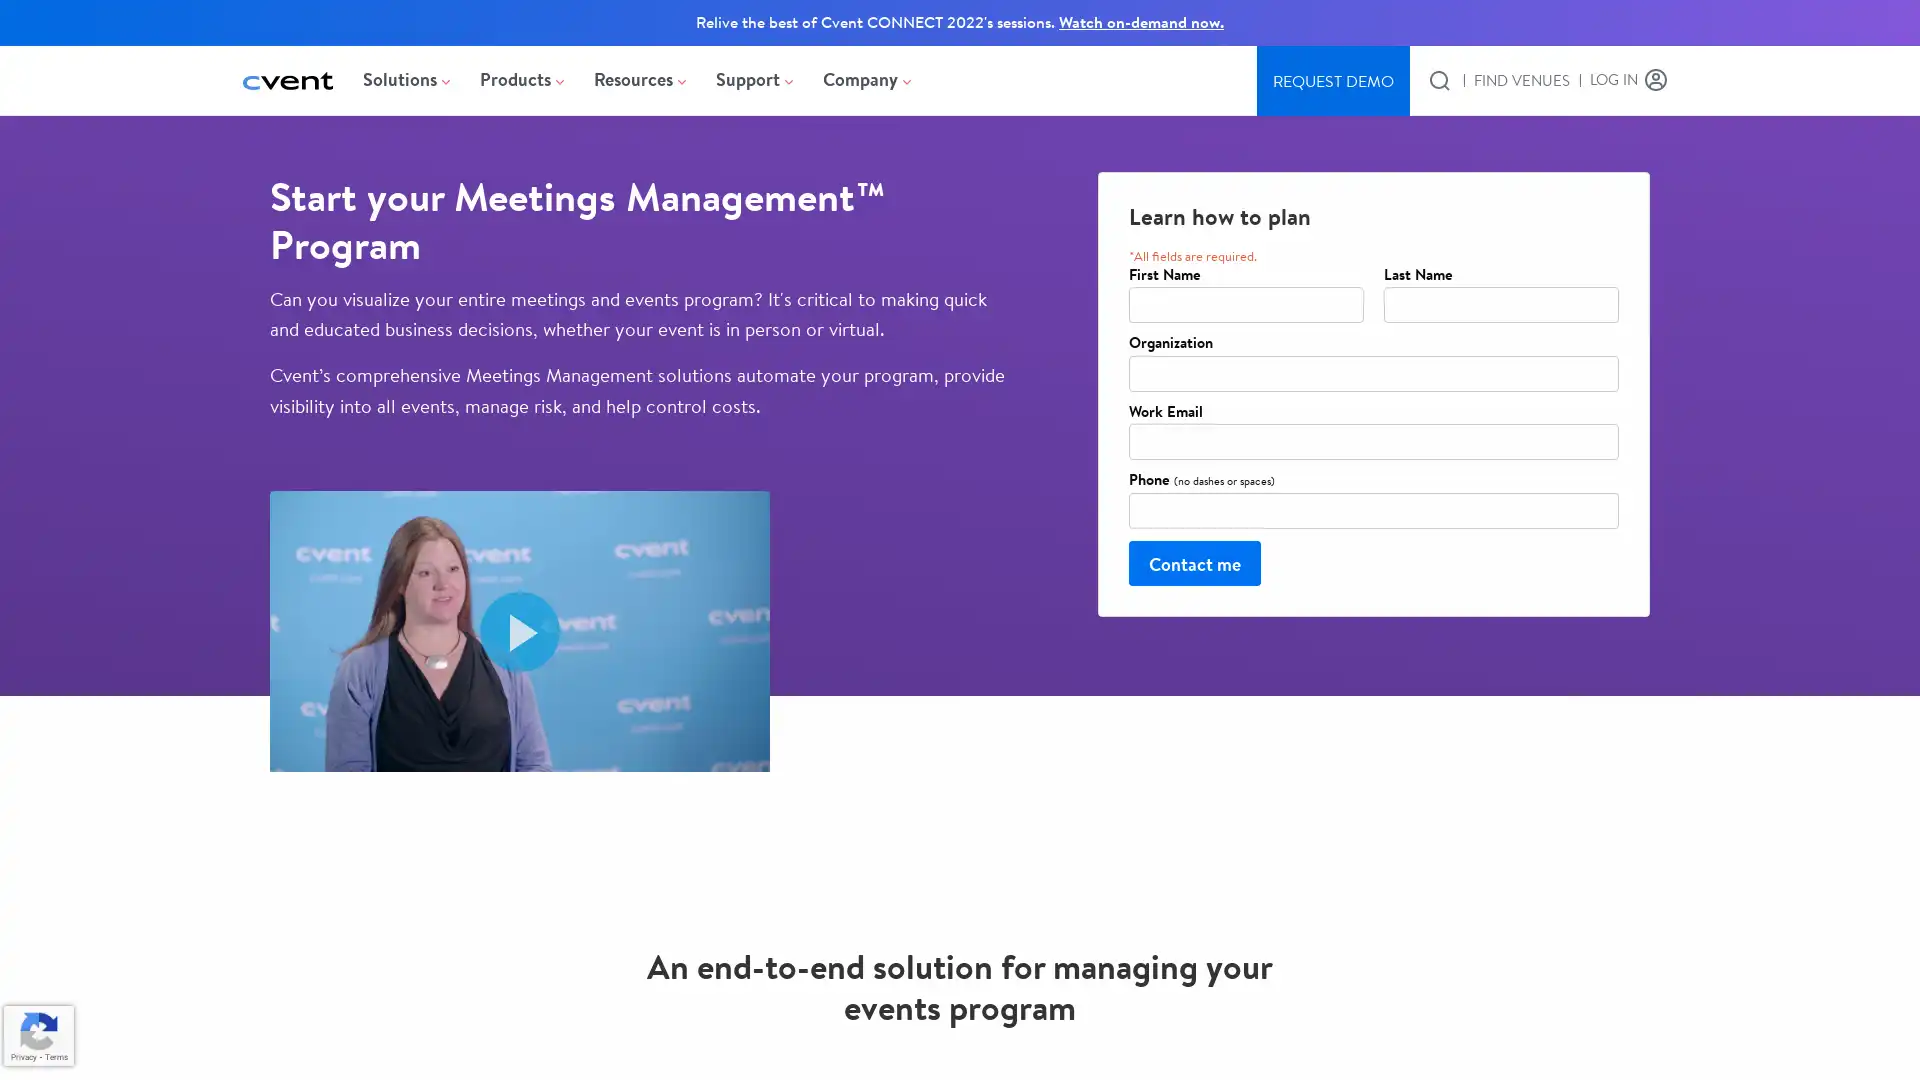  I want to click on Contact me, so click(1195, 563).